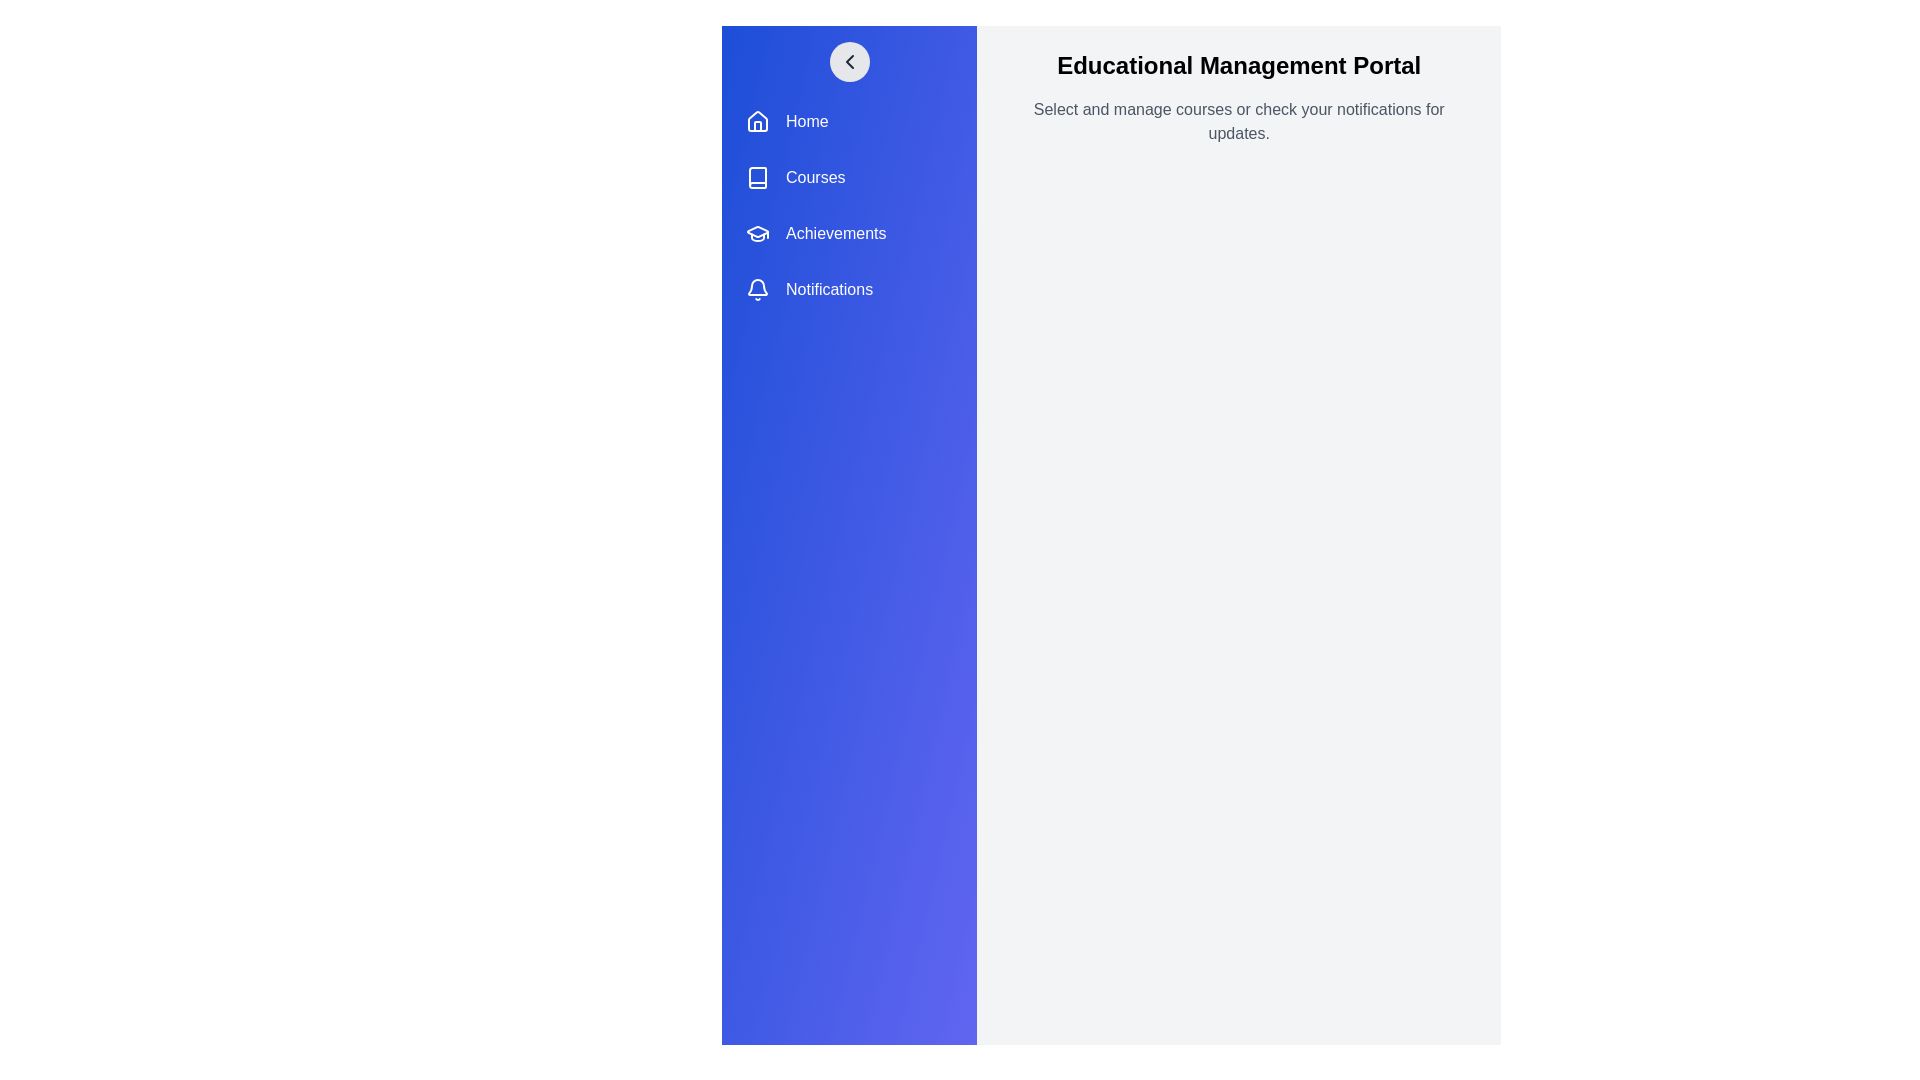  Describe the element at coordinates (849, 176) in the screenshot. I see `the menu item labeled Courses` at that location.